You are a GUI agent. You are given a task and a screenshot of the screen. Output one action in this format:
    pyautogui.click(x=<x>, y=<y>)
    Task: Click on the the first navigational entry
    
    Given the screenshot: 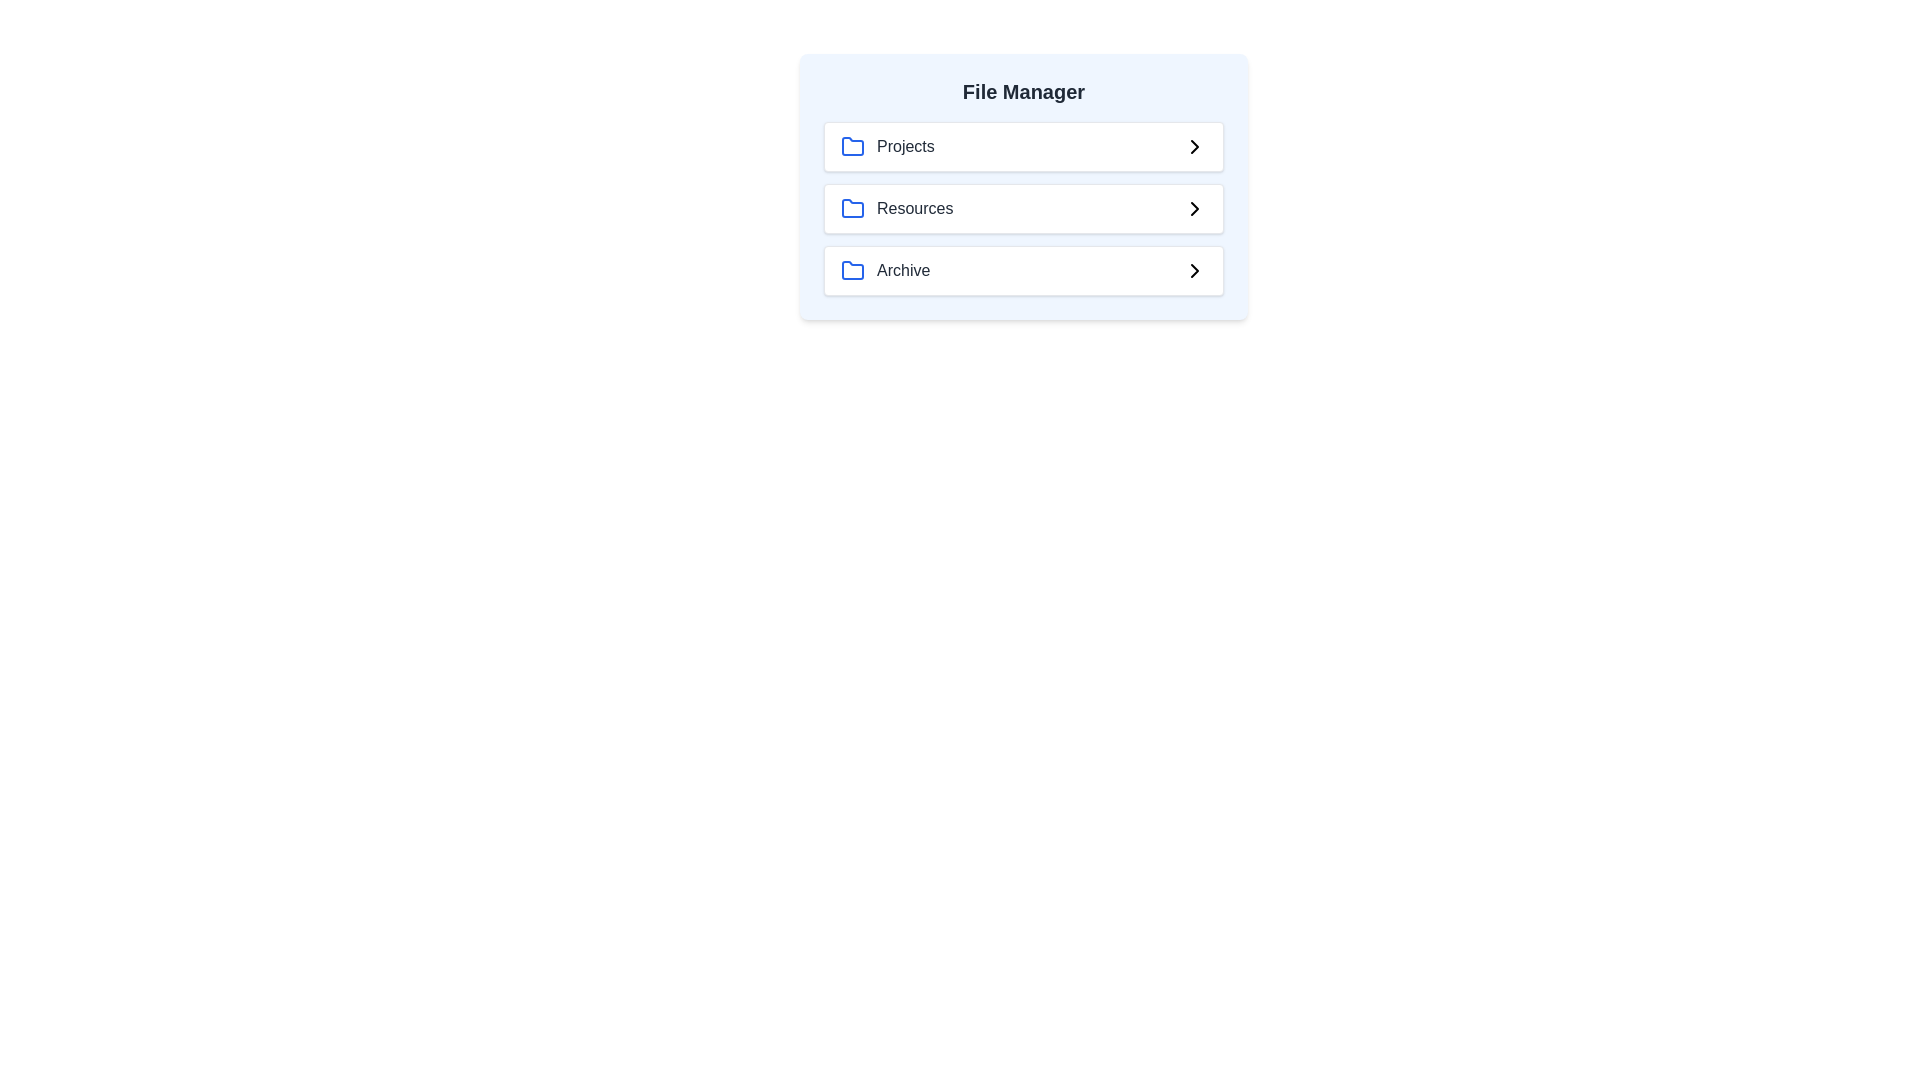 What is the action you would take?
    pyautogui.click(x=886, y=145)
    